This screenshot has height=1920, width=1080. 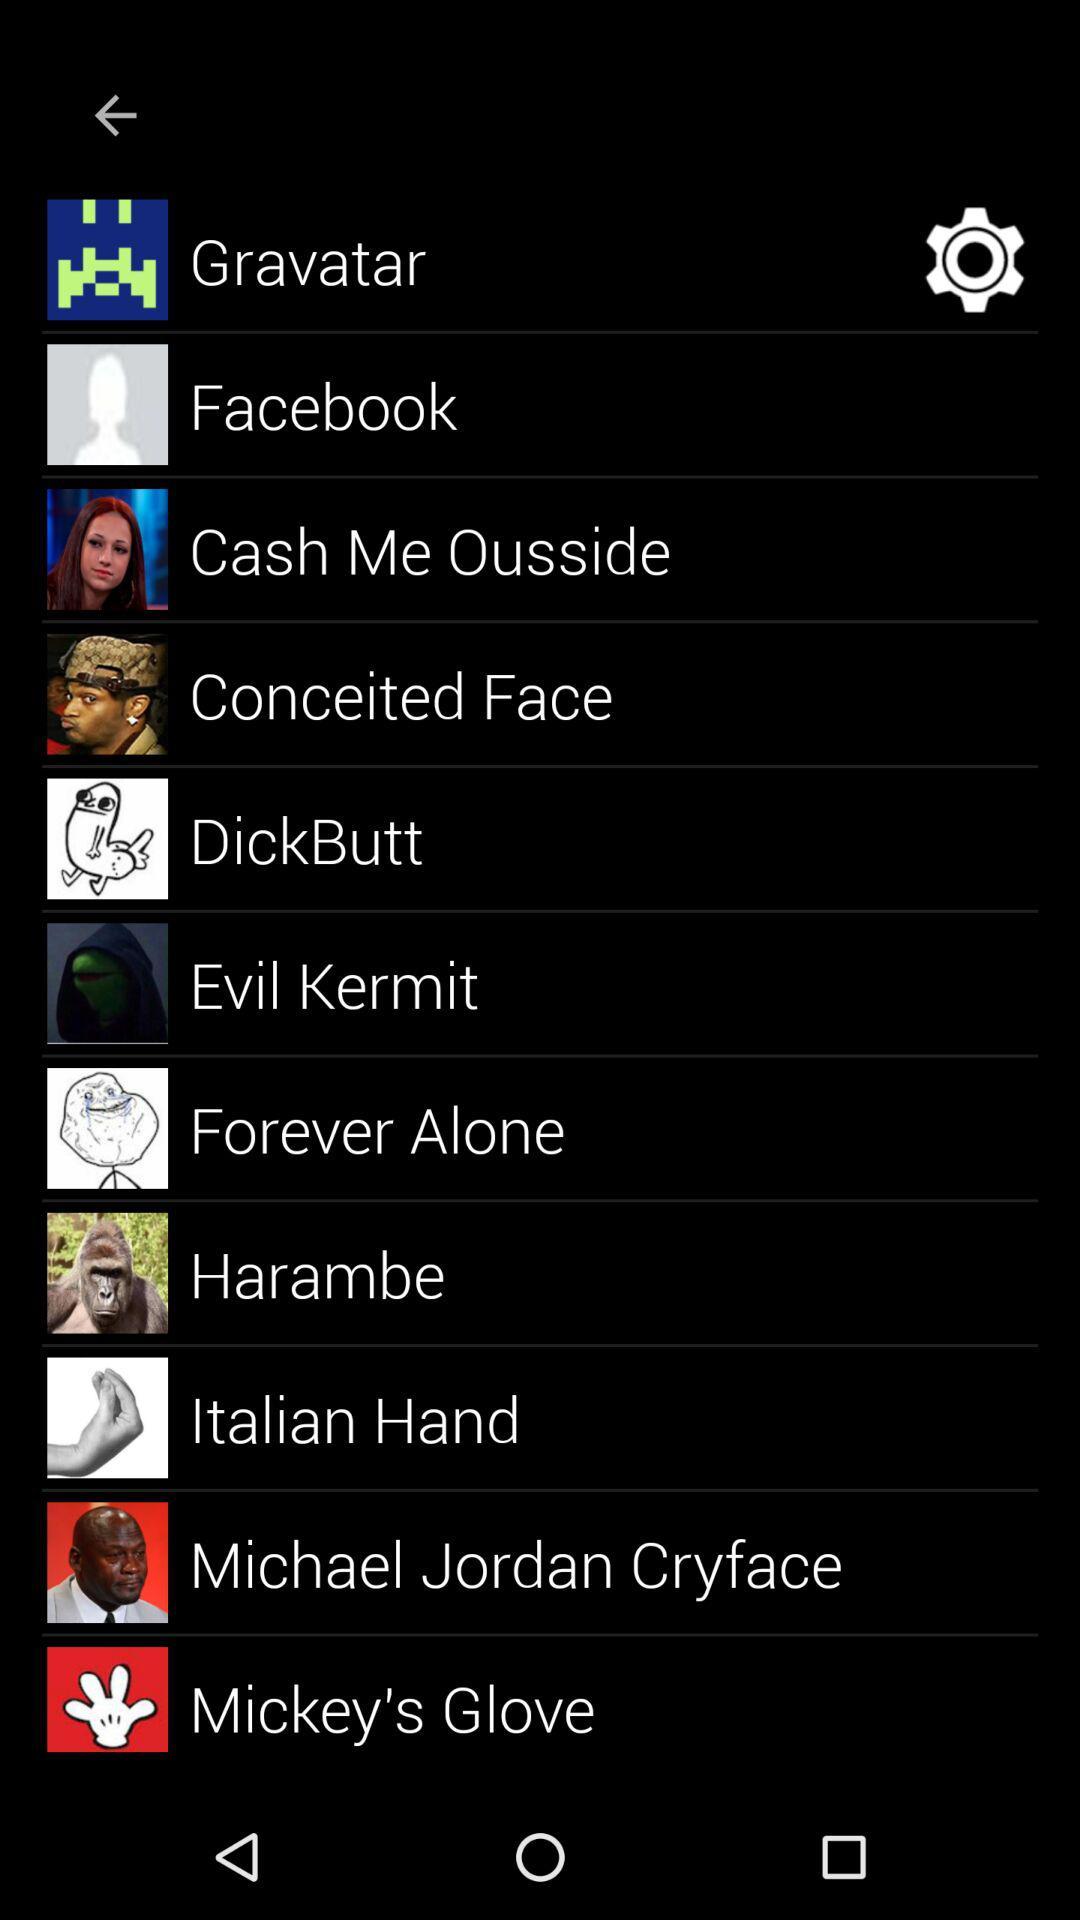 What do you see at coordinates (329, 838) in the screenshot?
I see `dickbutt icon` at bounding box center [329, 838].